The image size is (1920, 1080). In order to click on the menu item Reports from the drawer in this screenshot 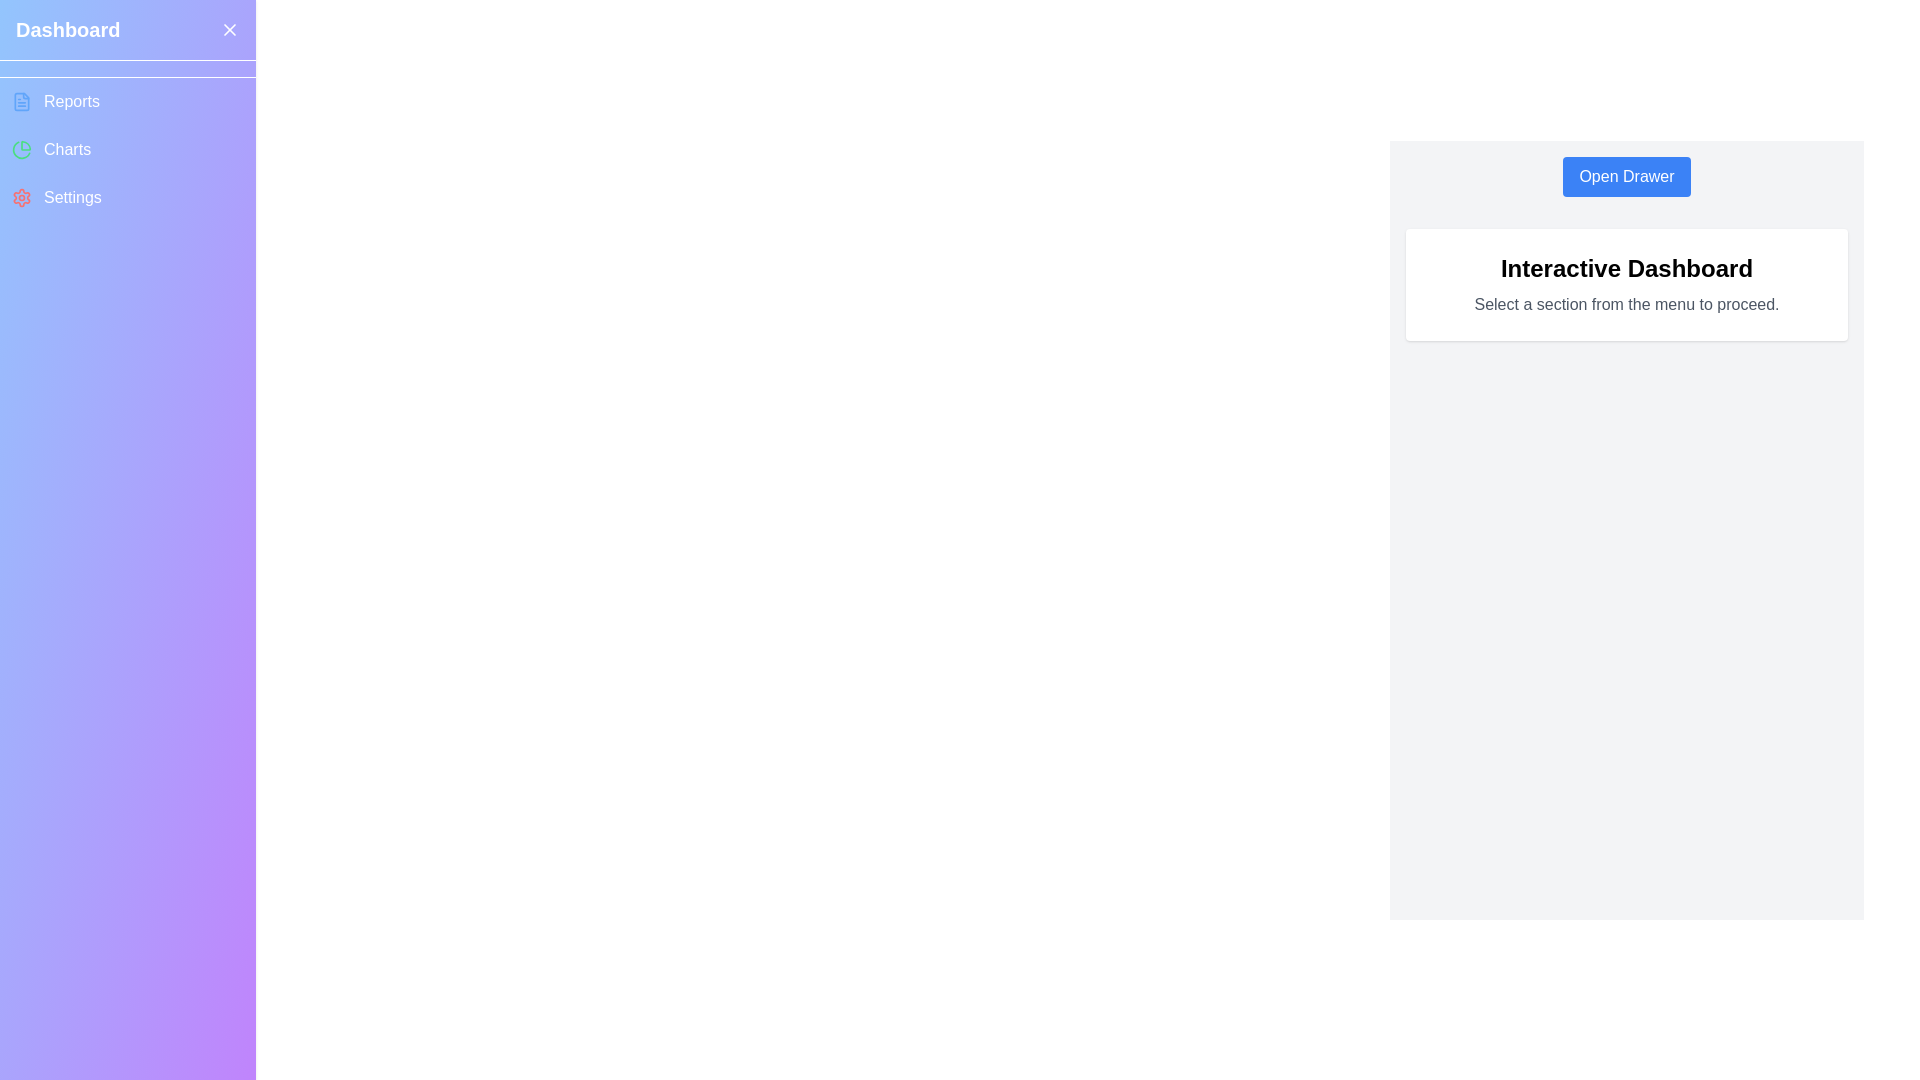, I will do `click(127, 101)`.